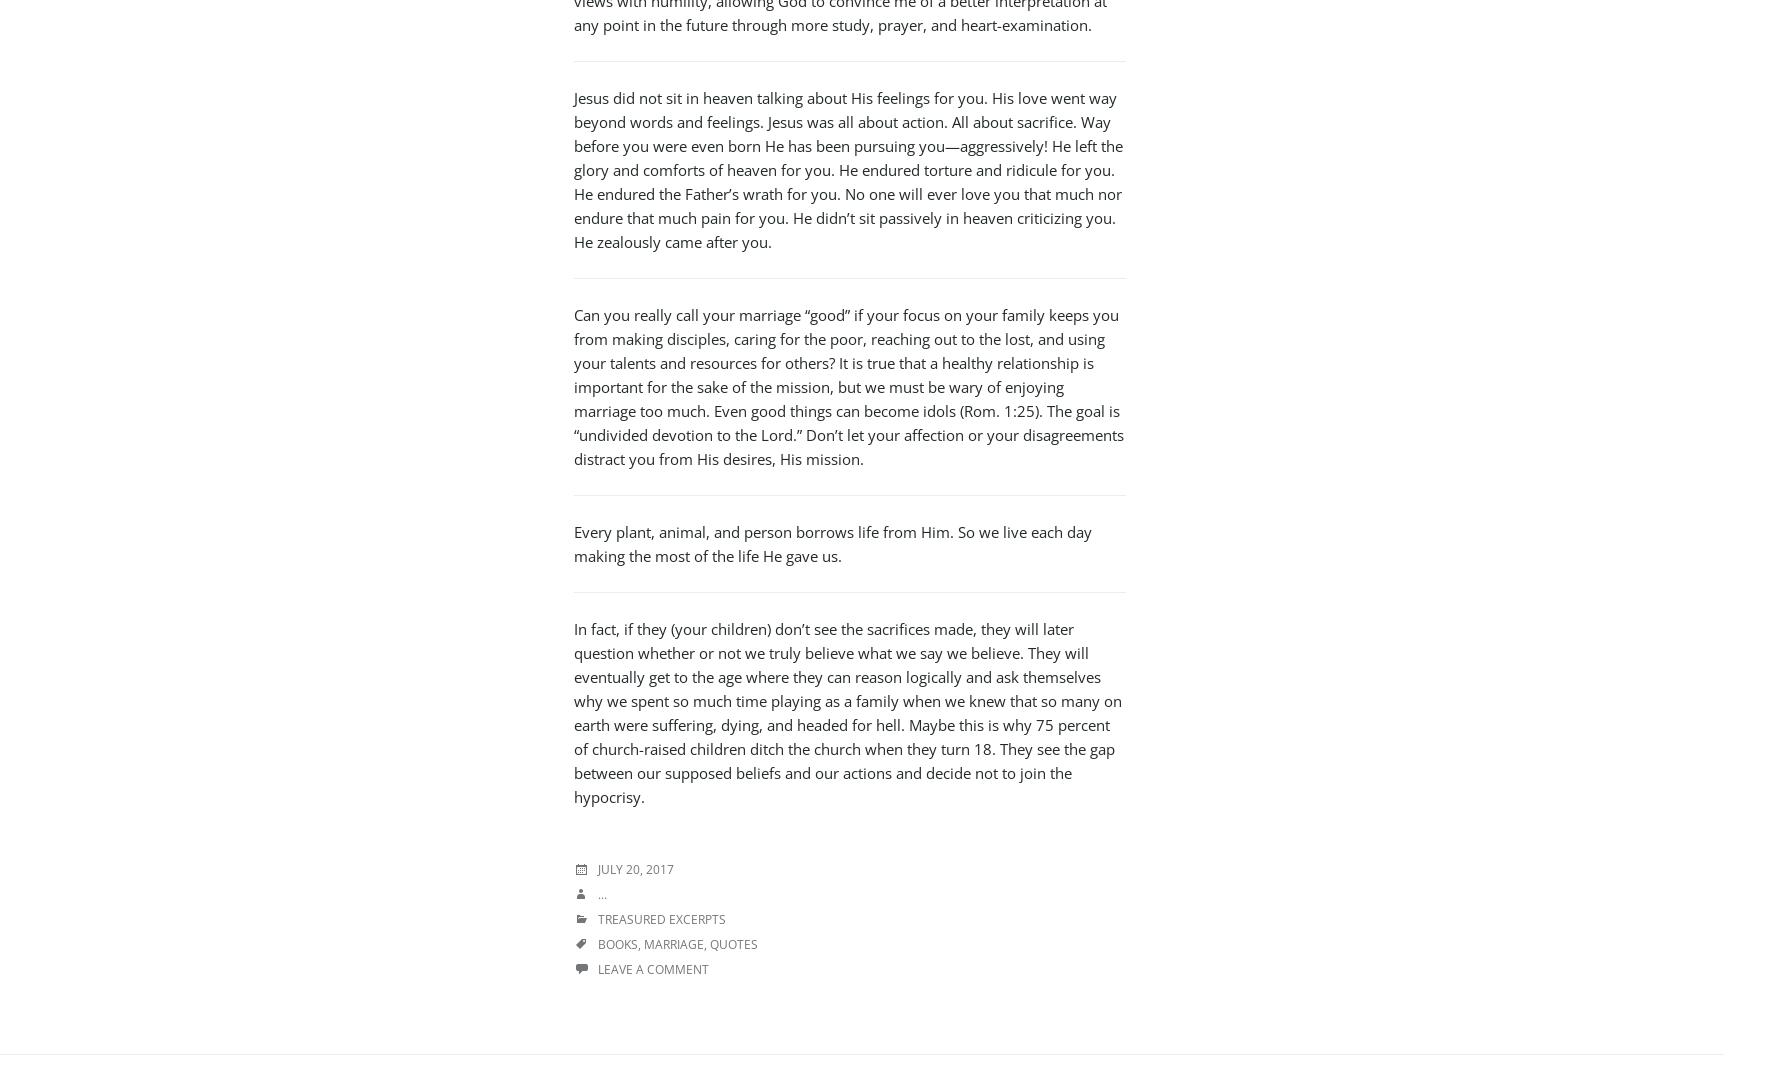 This screenshot has height=1065, width=1772. What do you see at coordinates (635, 869) in the screenshot?
I see `'July 20, 2017'` at bounding box center [635, 869].